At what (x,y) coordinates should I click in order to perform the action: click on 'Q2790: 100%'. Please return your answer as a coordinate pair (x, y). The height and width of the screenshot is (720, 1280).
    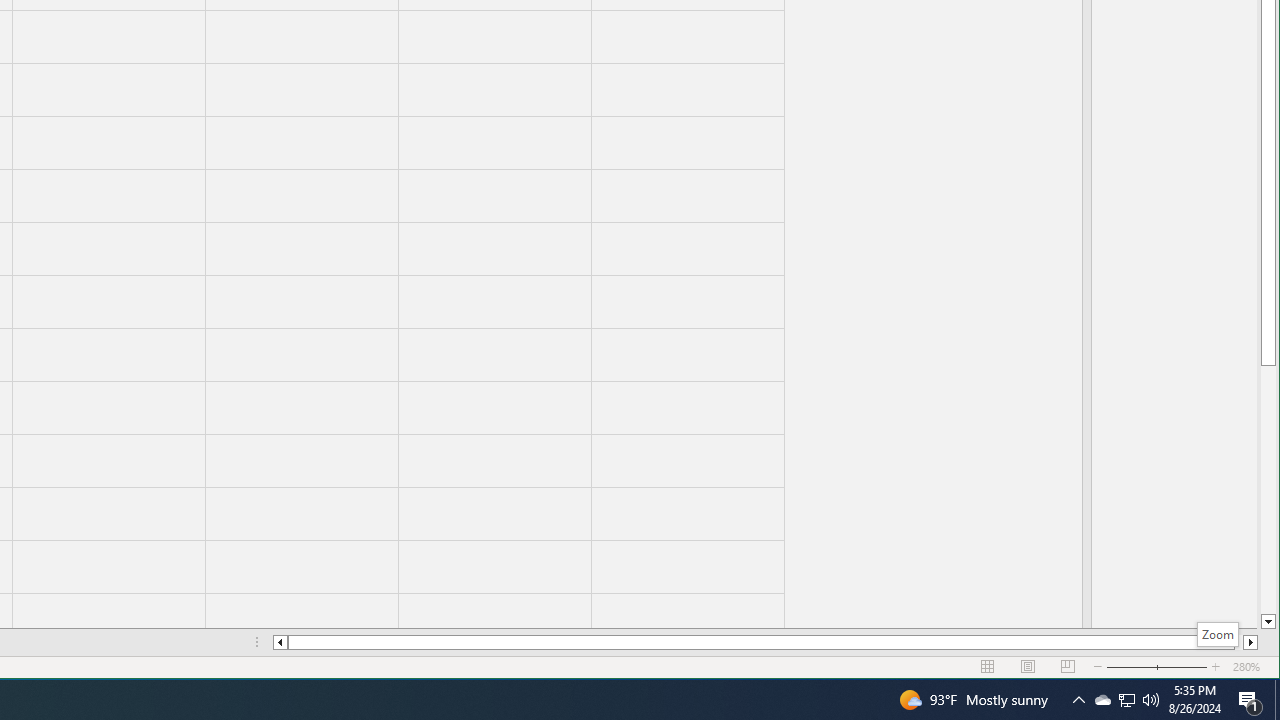
    Looking at the image, I should click on (1151, 698).